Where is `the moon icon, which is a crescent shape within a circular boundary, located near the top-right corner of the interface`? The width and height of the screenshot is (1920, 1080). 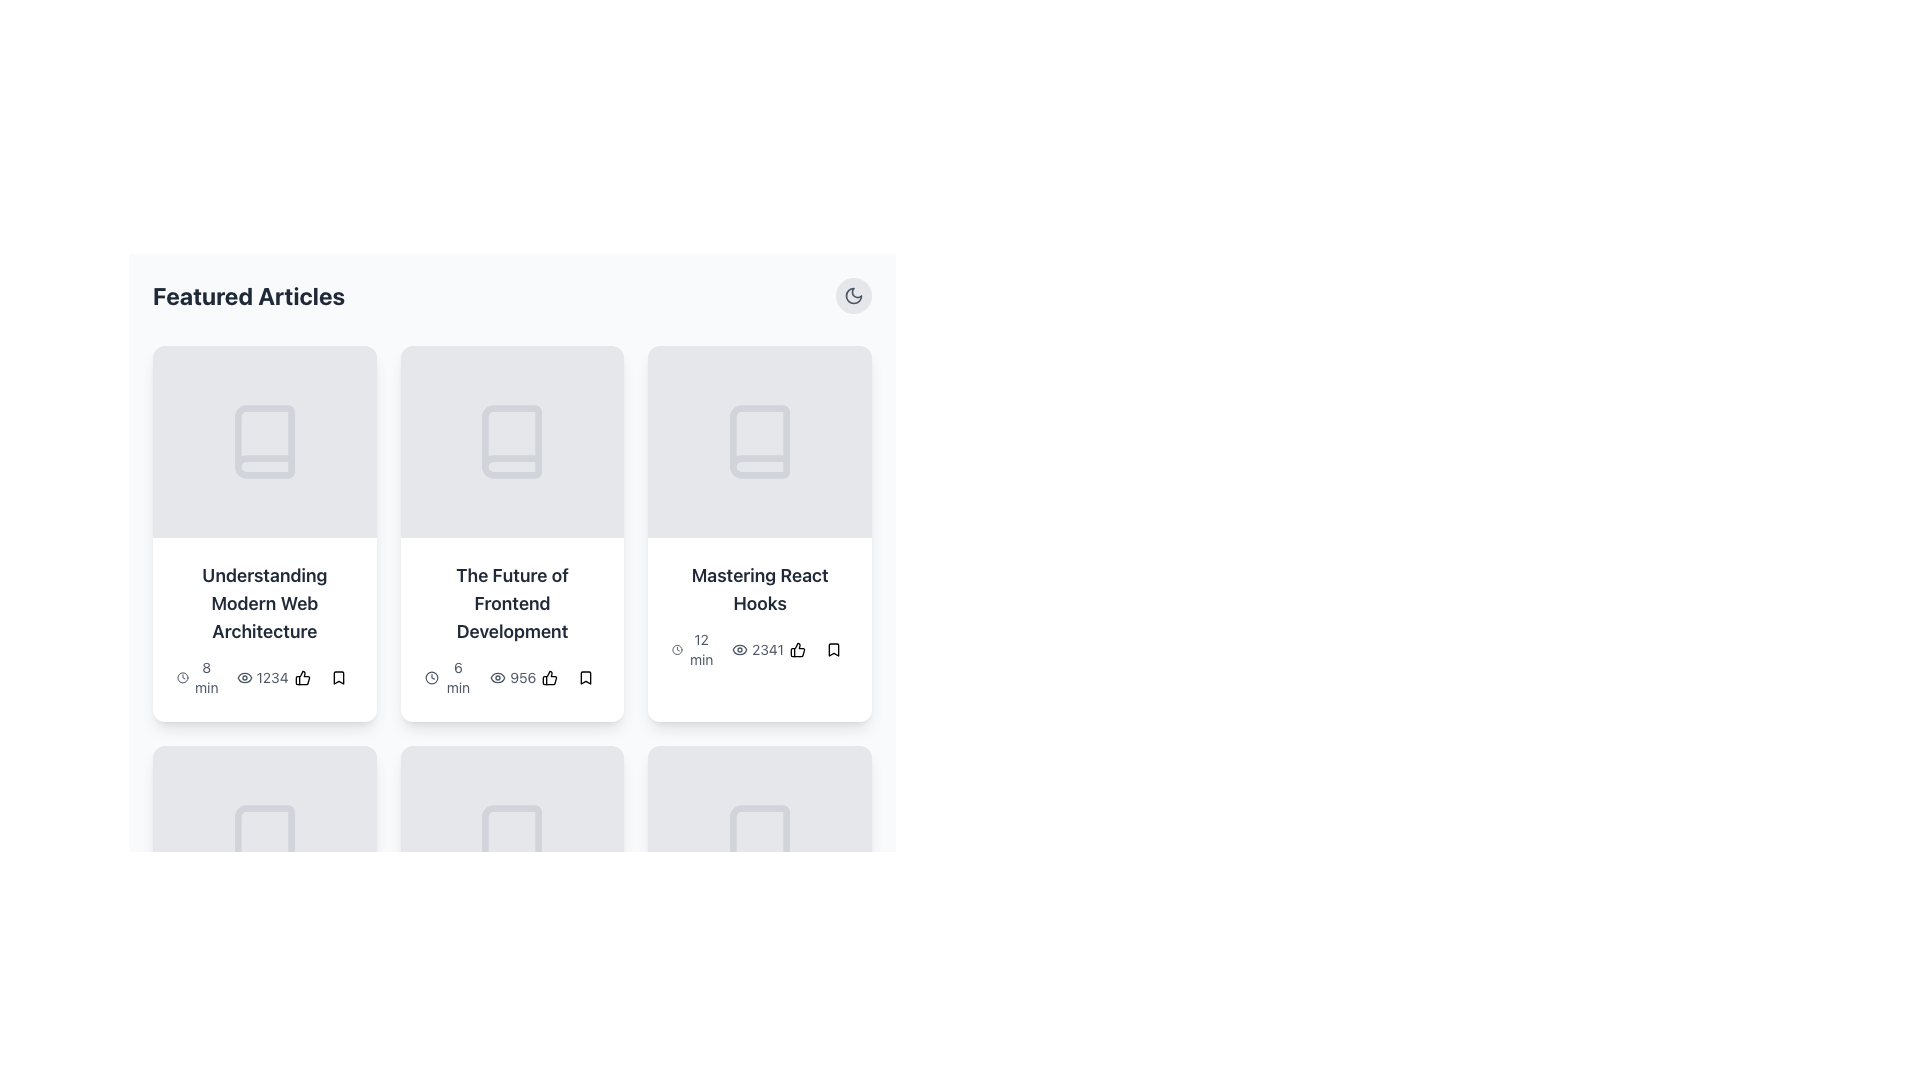
the moon icon, which is a crescent shape within a circular boundary, located near the top-right corner of the interface is located at coordinates (854, 296).